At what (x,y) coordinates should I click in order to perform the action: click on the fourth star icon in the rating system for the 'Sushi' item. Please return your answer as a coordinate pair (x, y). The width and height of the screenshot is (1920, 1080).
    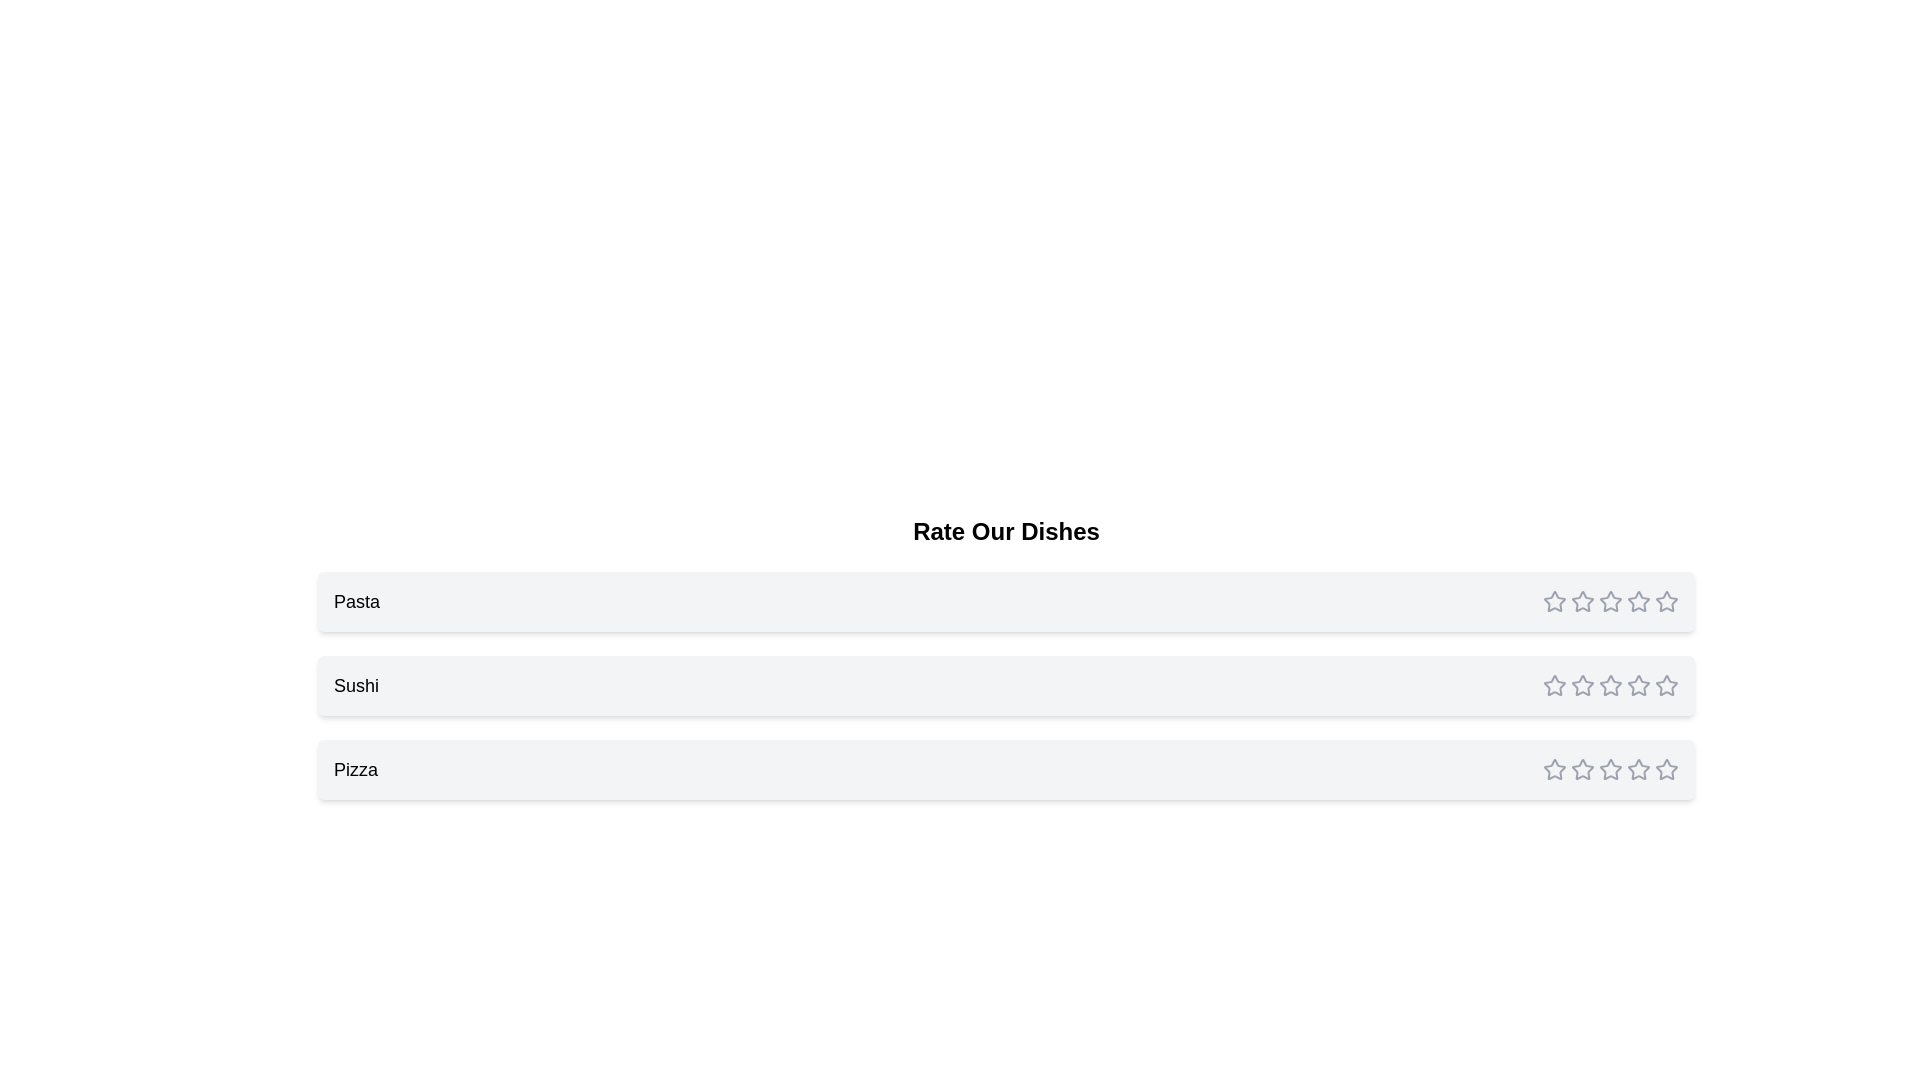
    Looking at the image, I should click on (1638, 684).